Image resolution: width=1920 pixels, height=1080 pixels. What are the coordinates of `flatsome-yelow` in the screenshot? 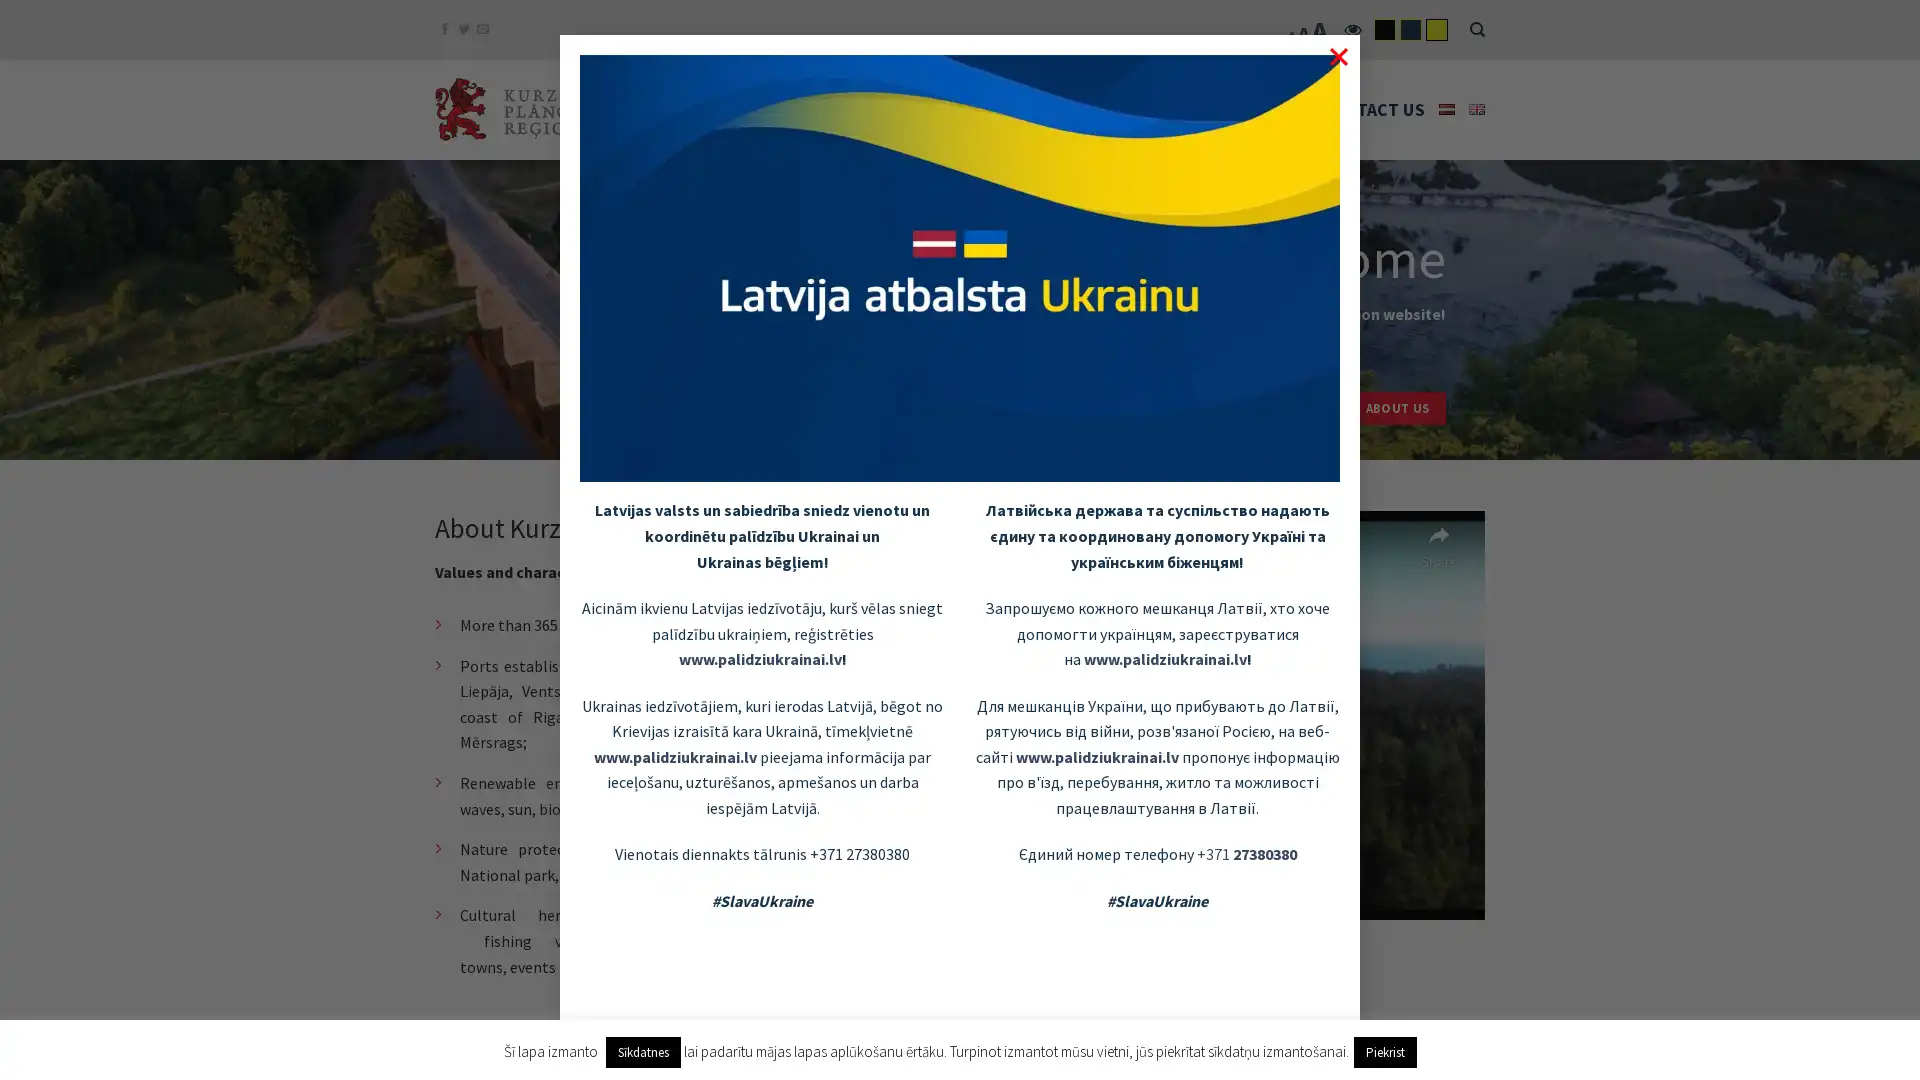 It's located at (1435, 29).